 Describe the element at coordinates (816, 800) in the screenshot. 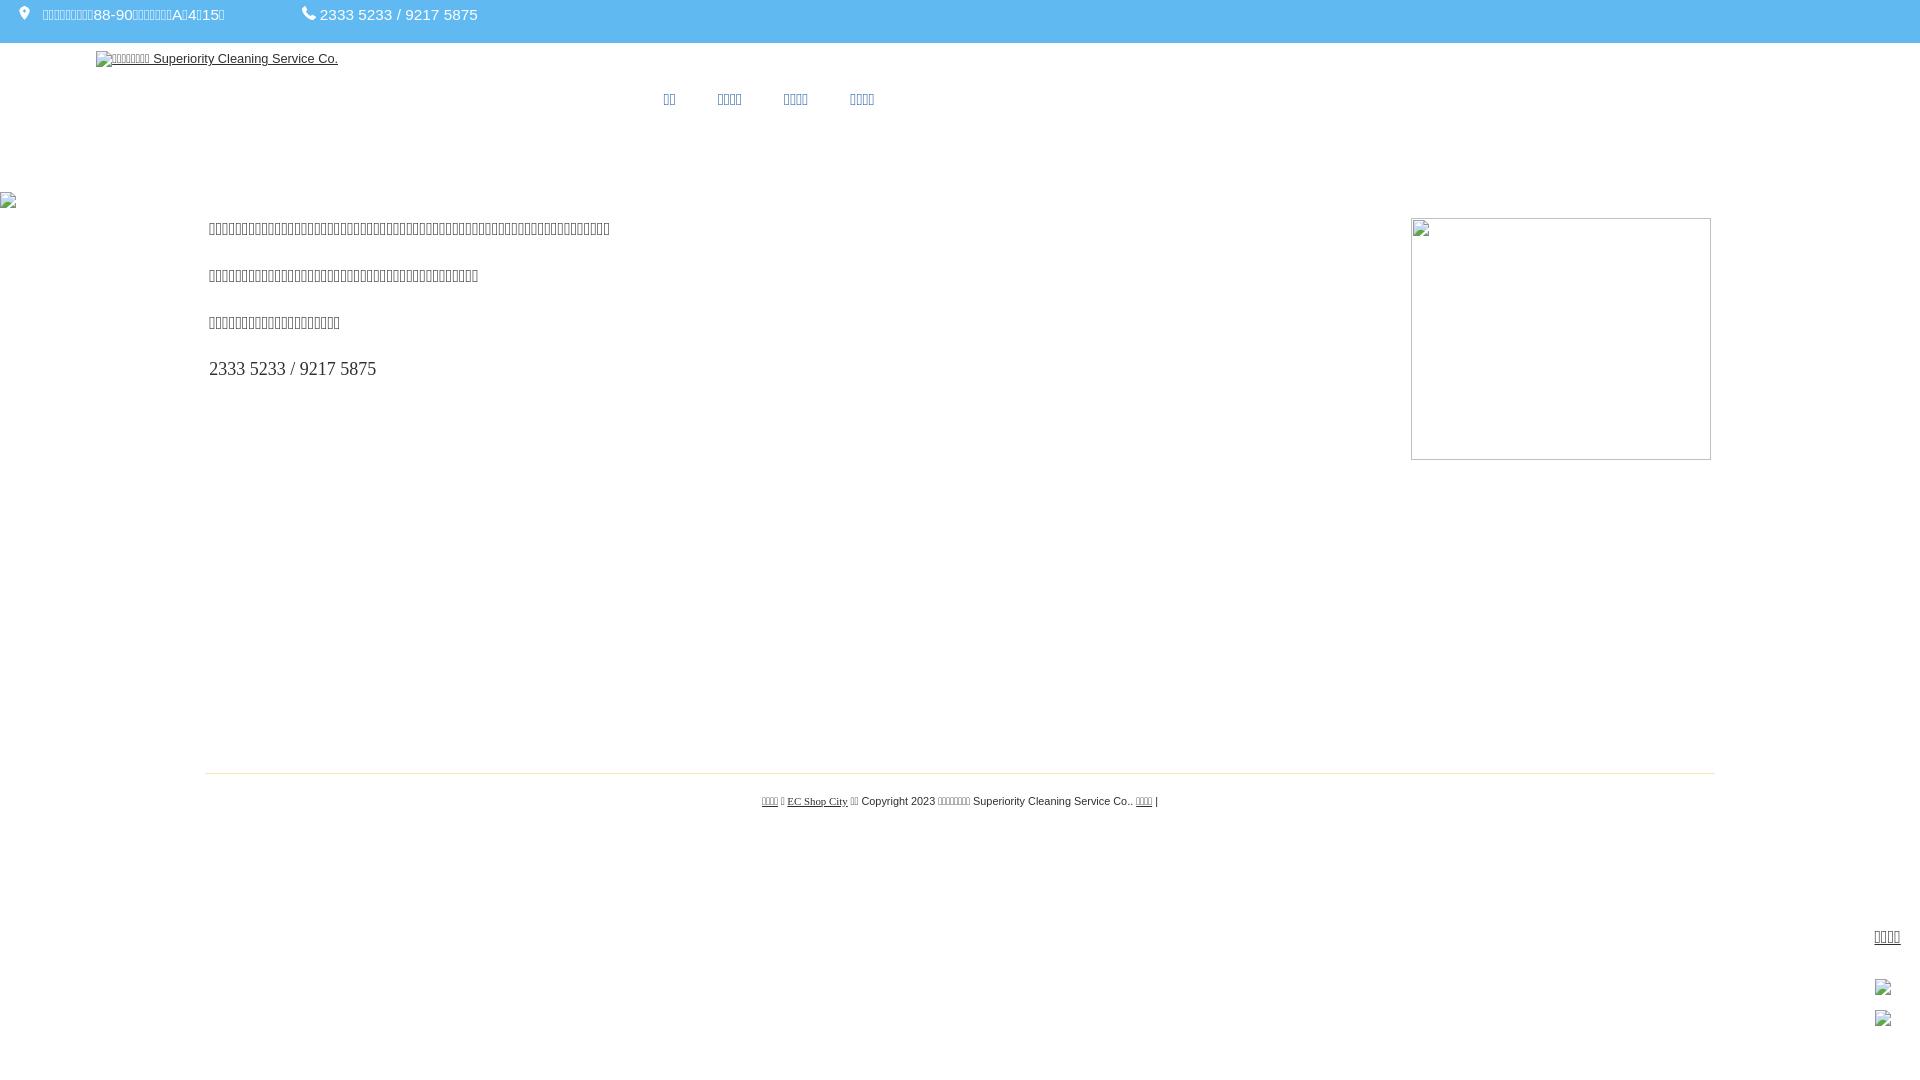

I see `'EC Shop City'` at that location.